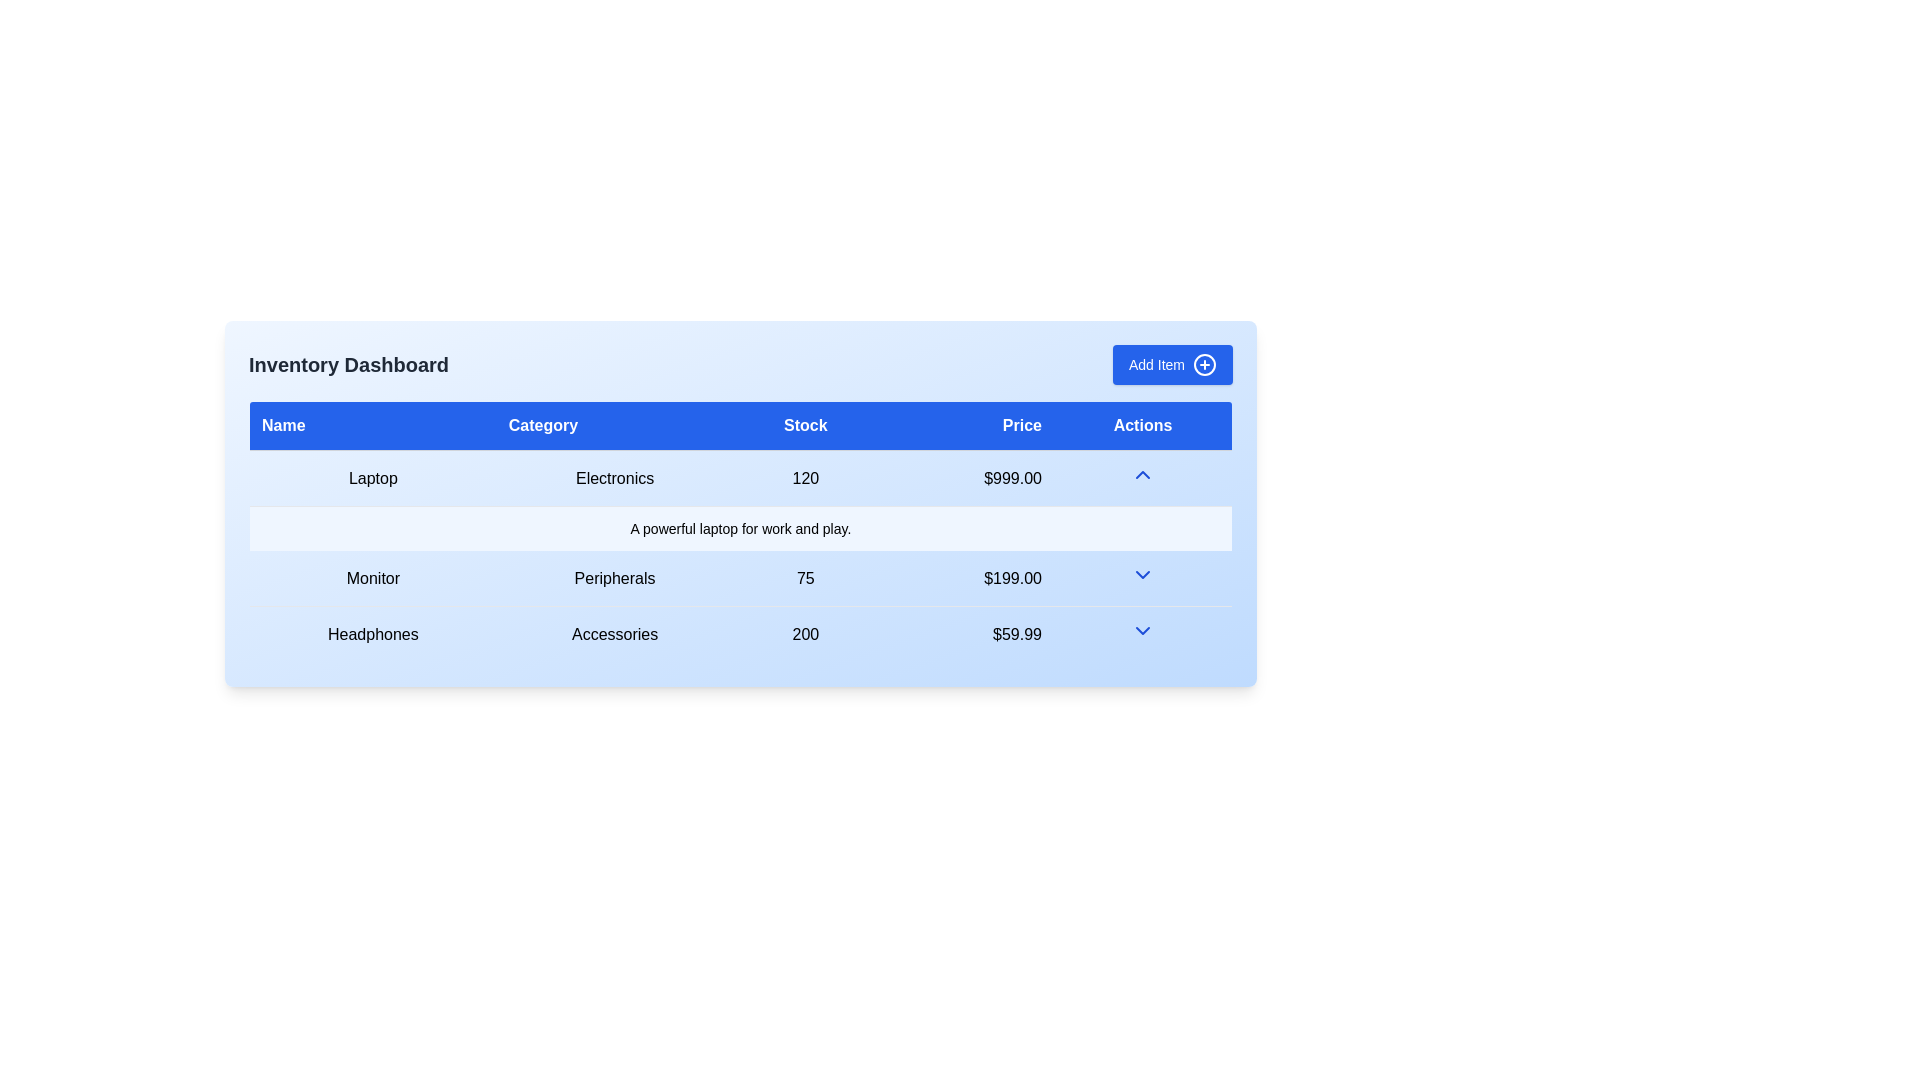 This screenshot has height=1080, width=1920. I want to click on the blue downward-facing arrow icon in the 'Actions' column of the last row in the Inventory Dashboard, so click(1142, 631).